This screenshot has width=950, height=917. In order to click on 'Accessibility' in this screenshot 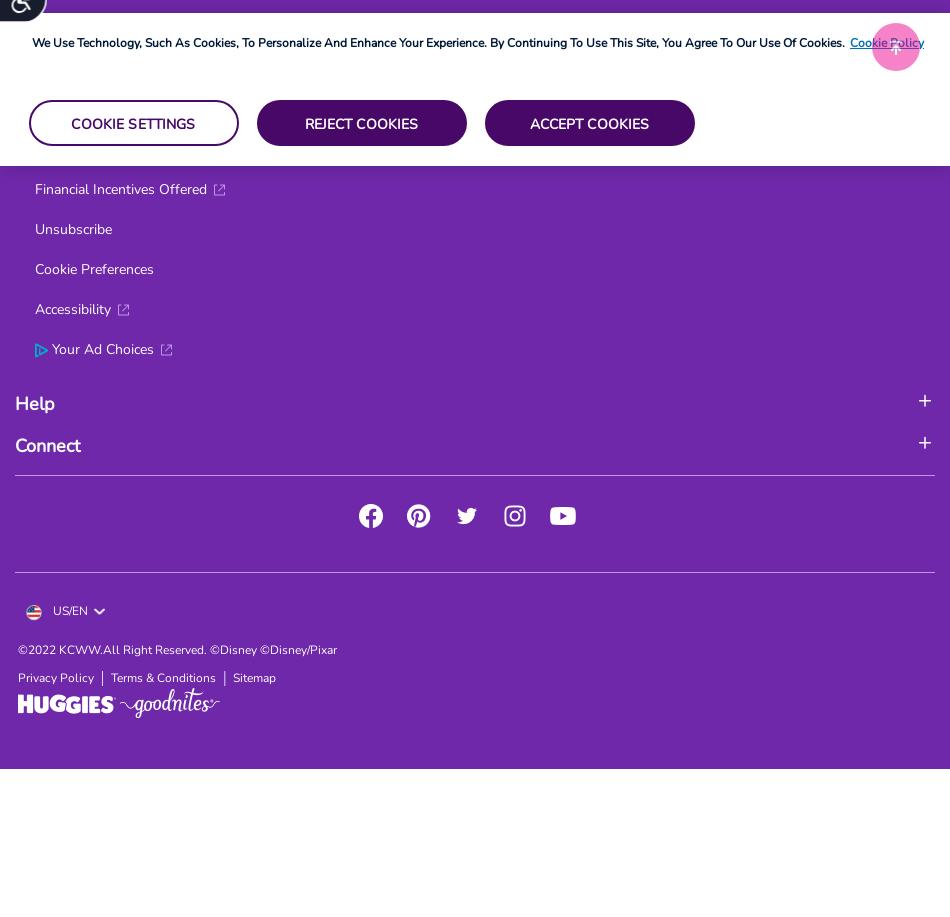, I will do `click(34, 309)`.